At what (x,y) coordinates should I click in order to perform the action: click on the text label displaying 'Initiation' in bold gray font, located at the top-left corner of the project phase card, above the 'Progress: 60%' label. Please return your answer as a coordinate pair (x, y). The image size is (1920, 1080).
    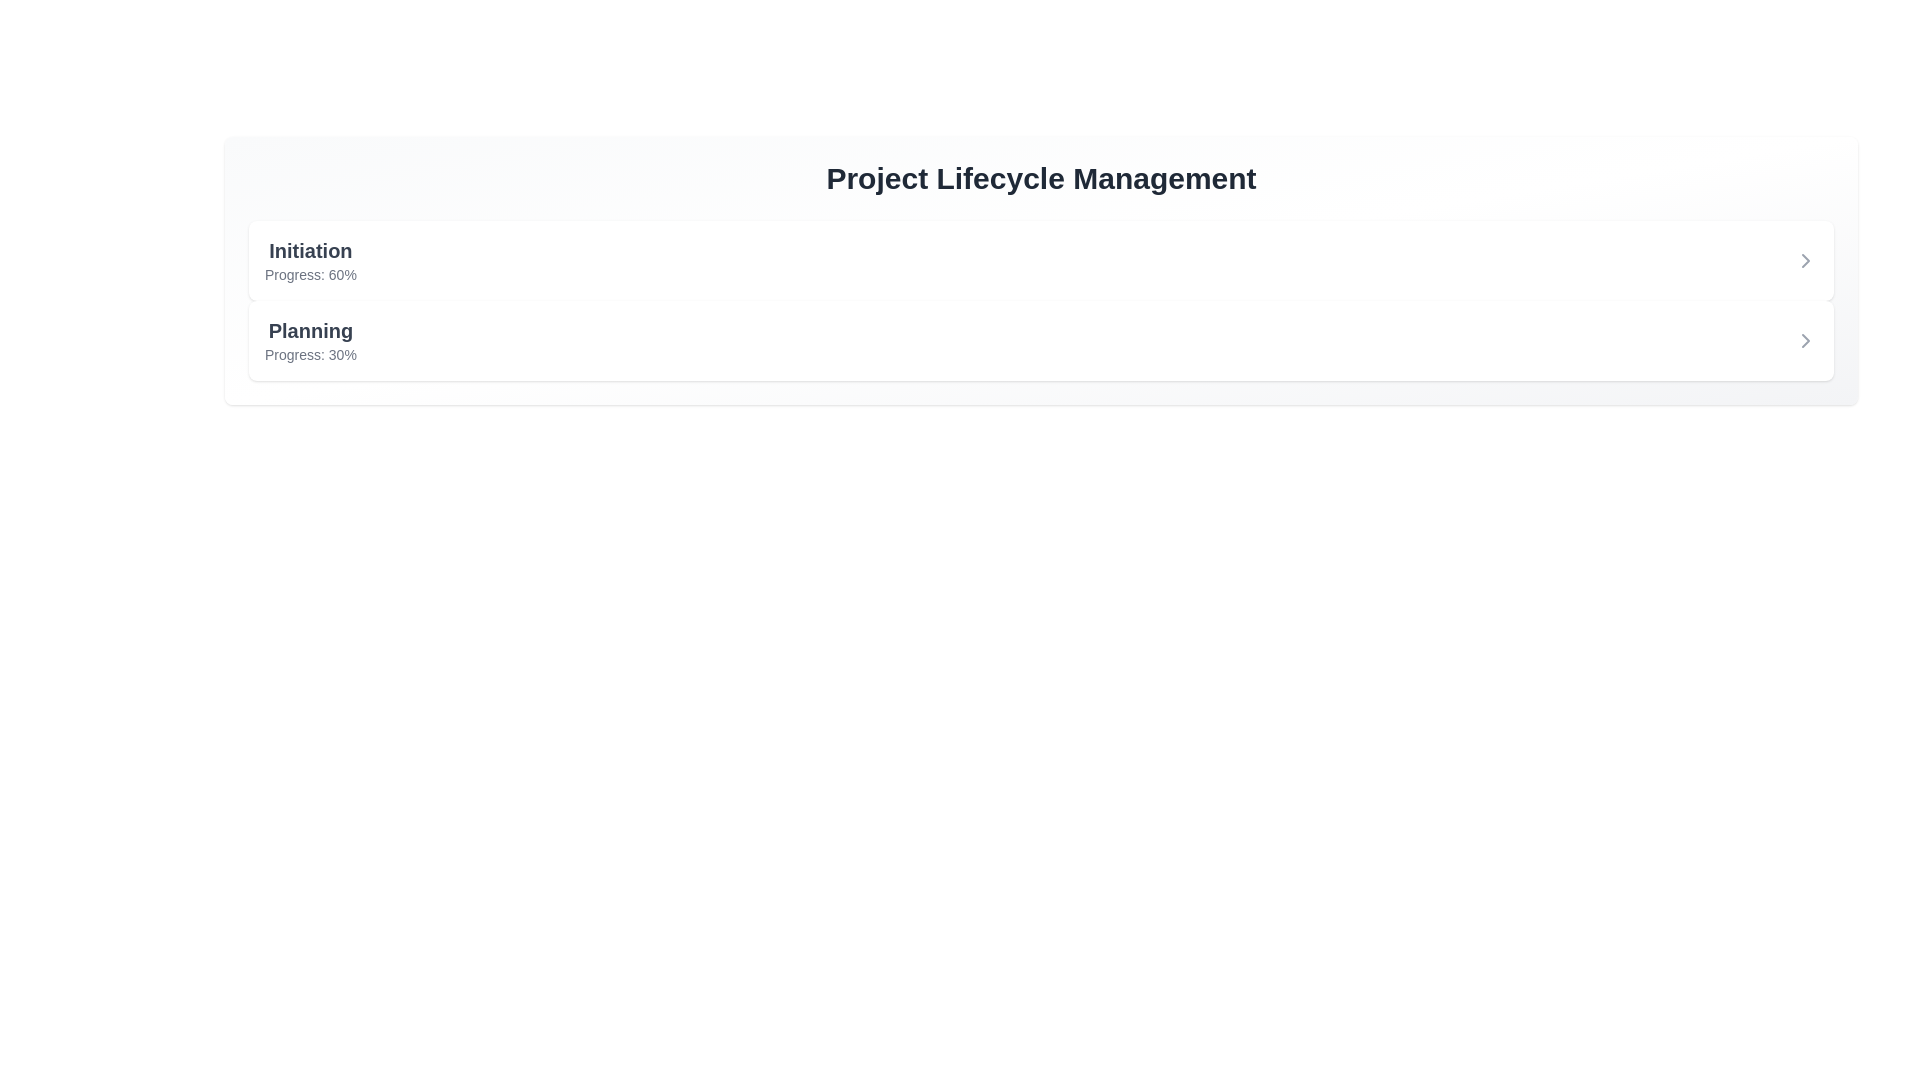
    Looking at the image, I should click on (309, 249).